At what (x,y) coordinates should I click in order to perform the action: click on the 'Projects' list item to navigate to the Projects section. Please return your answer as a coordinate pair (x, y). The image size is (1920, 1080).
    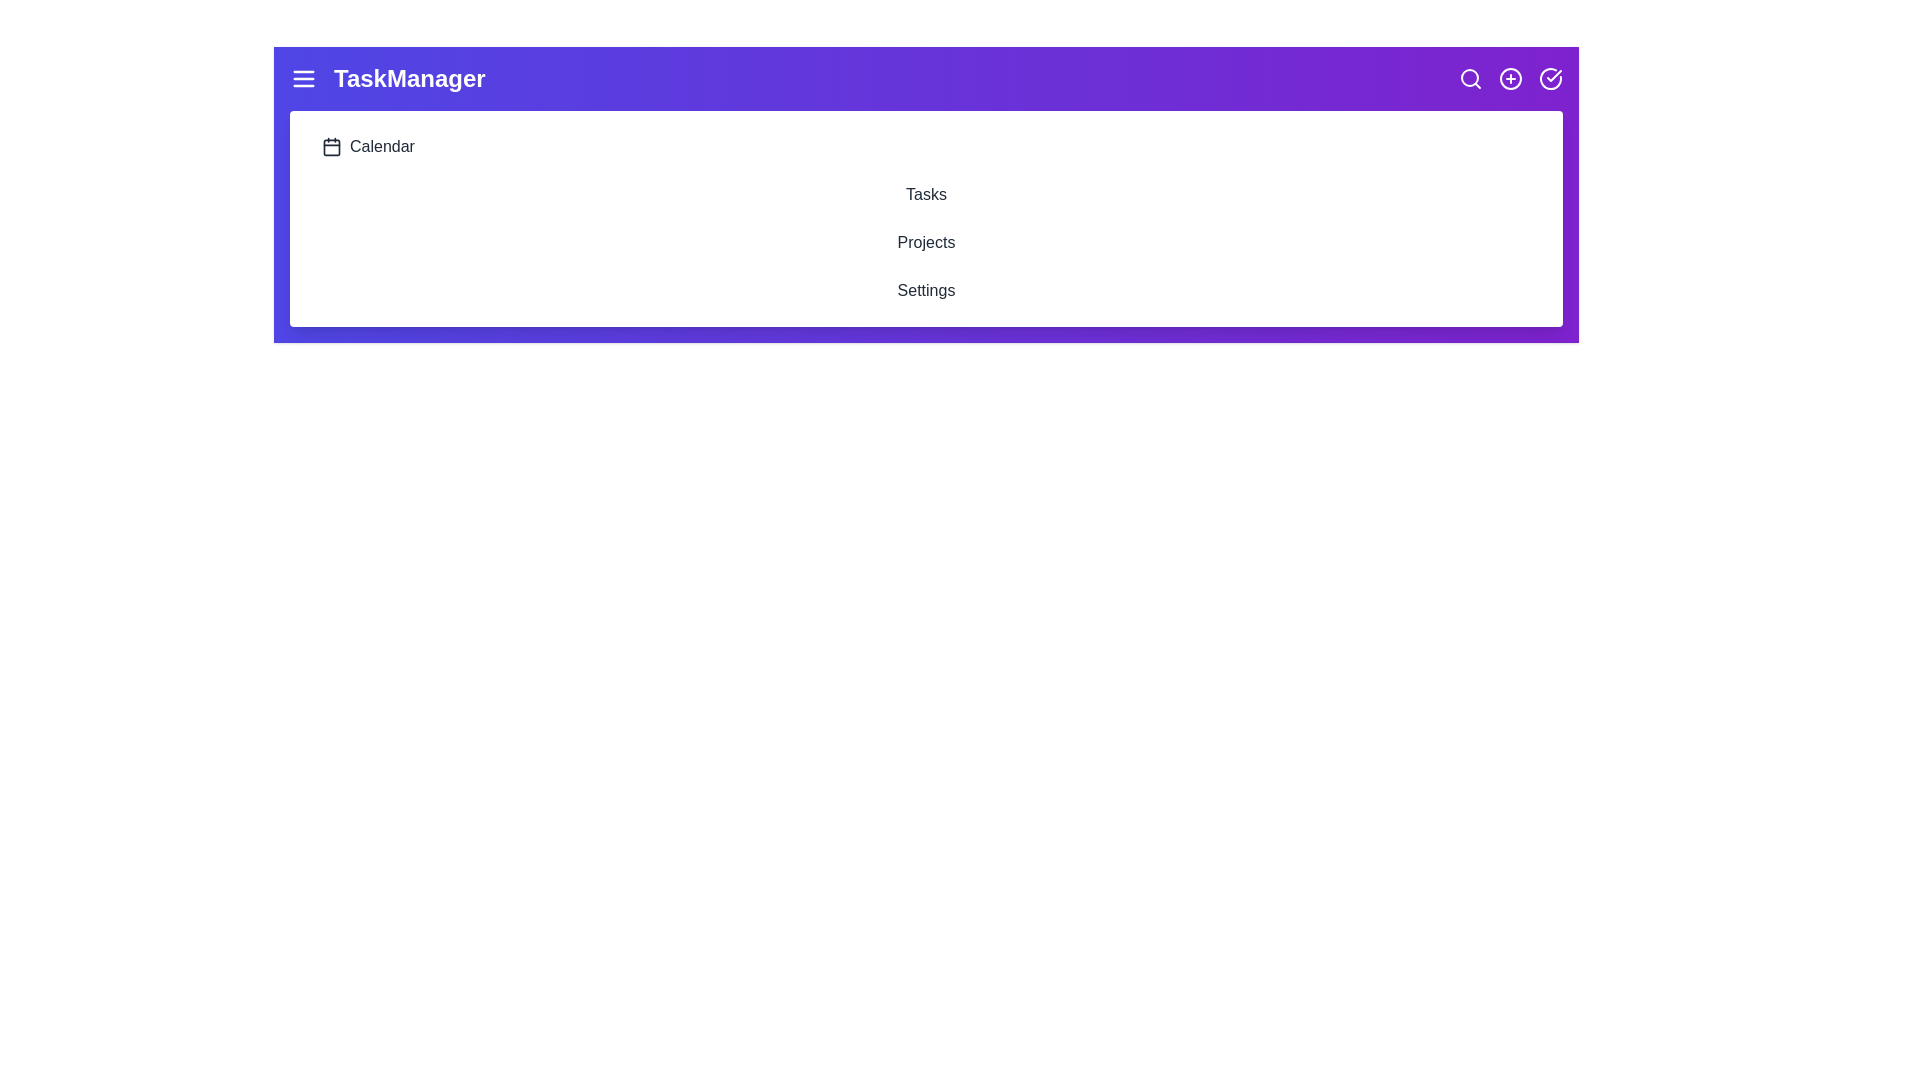
    Looking at the image, I should click on (925, 242).